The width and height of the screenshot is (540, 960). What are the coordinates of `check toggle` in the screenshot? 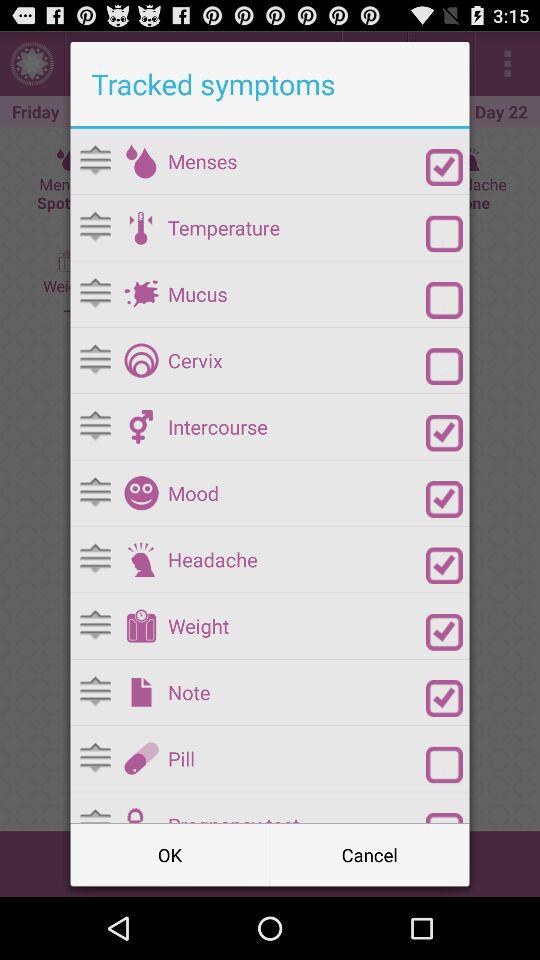 It's located at (444, 498).